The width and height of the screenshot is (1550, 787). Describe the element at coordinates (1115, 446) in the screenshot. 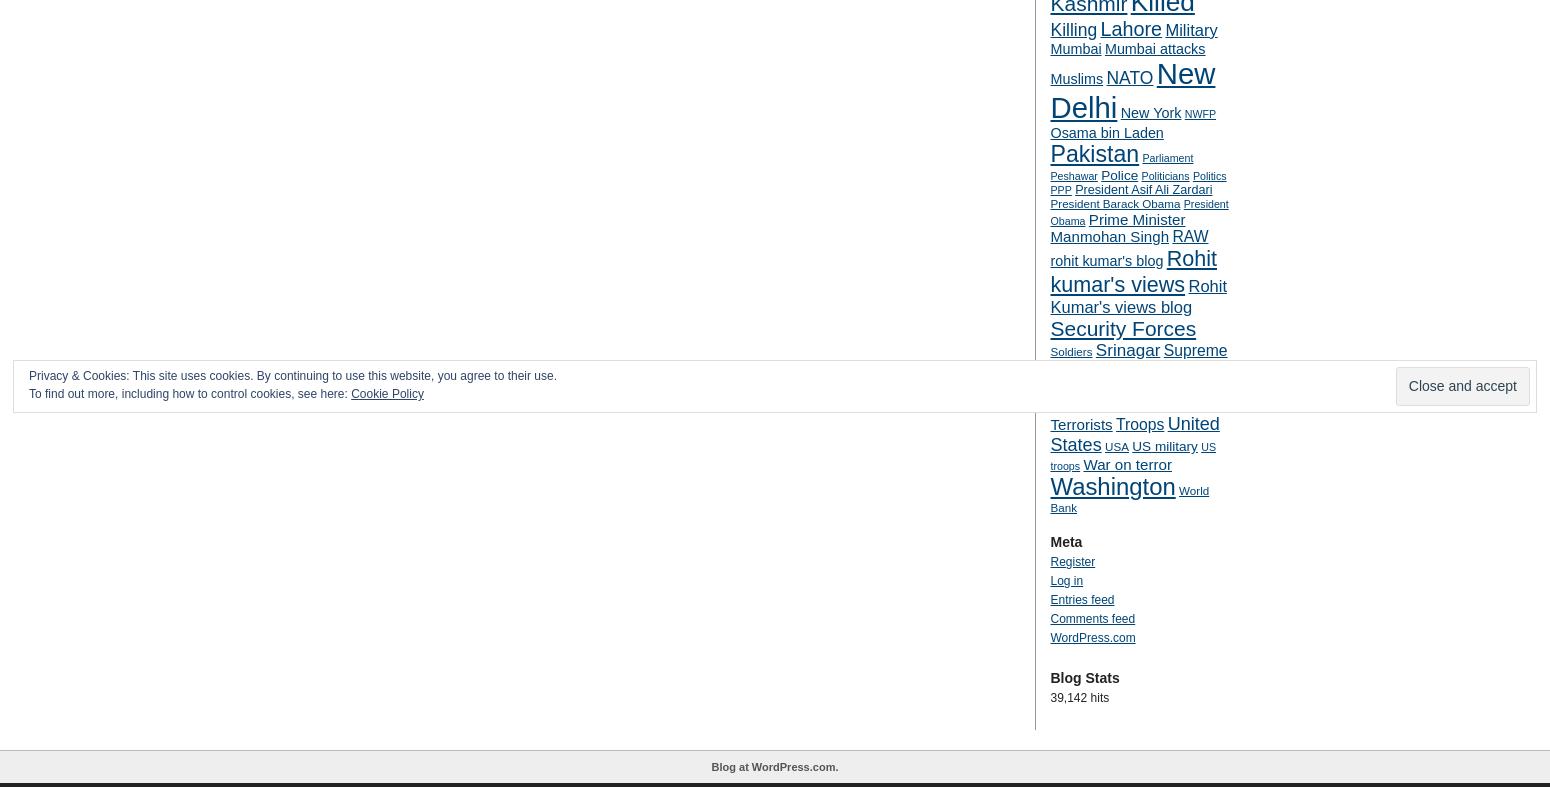

I see `'USA'` at that location.